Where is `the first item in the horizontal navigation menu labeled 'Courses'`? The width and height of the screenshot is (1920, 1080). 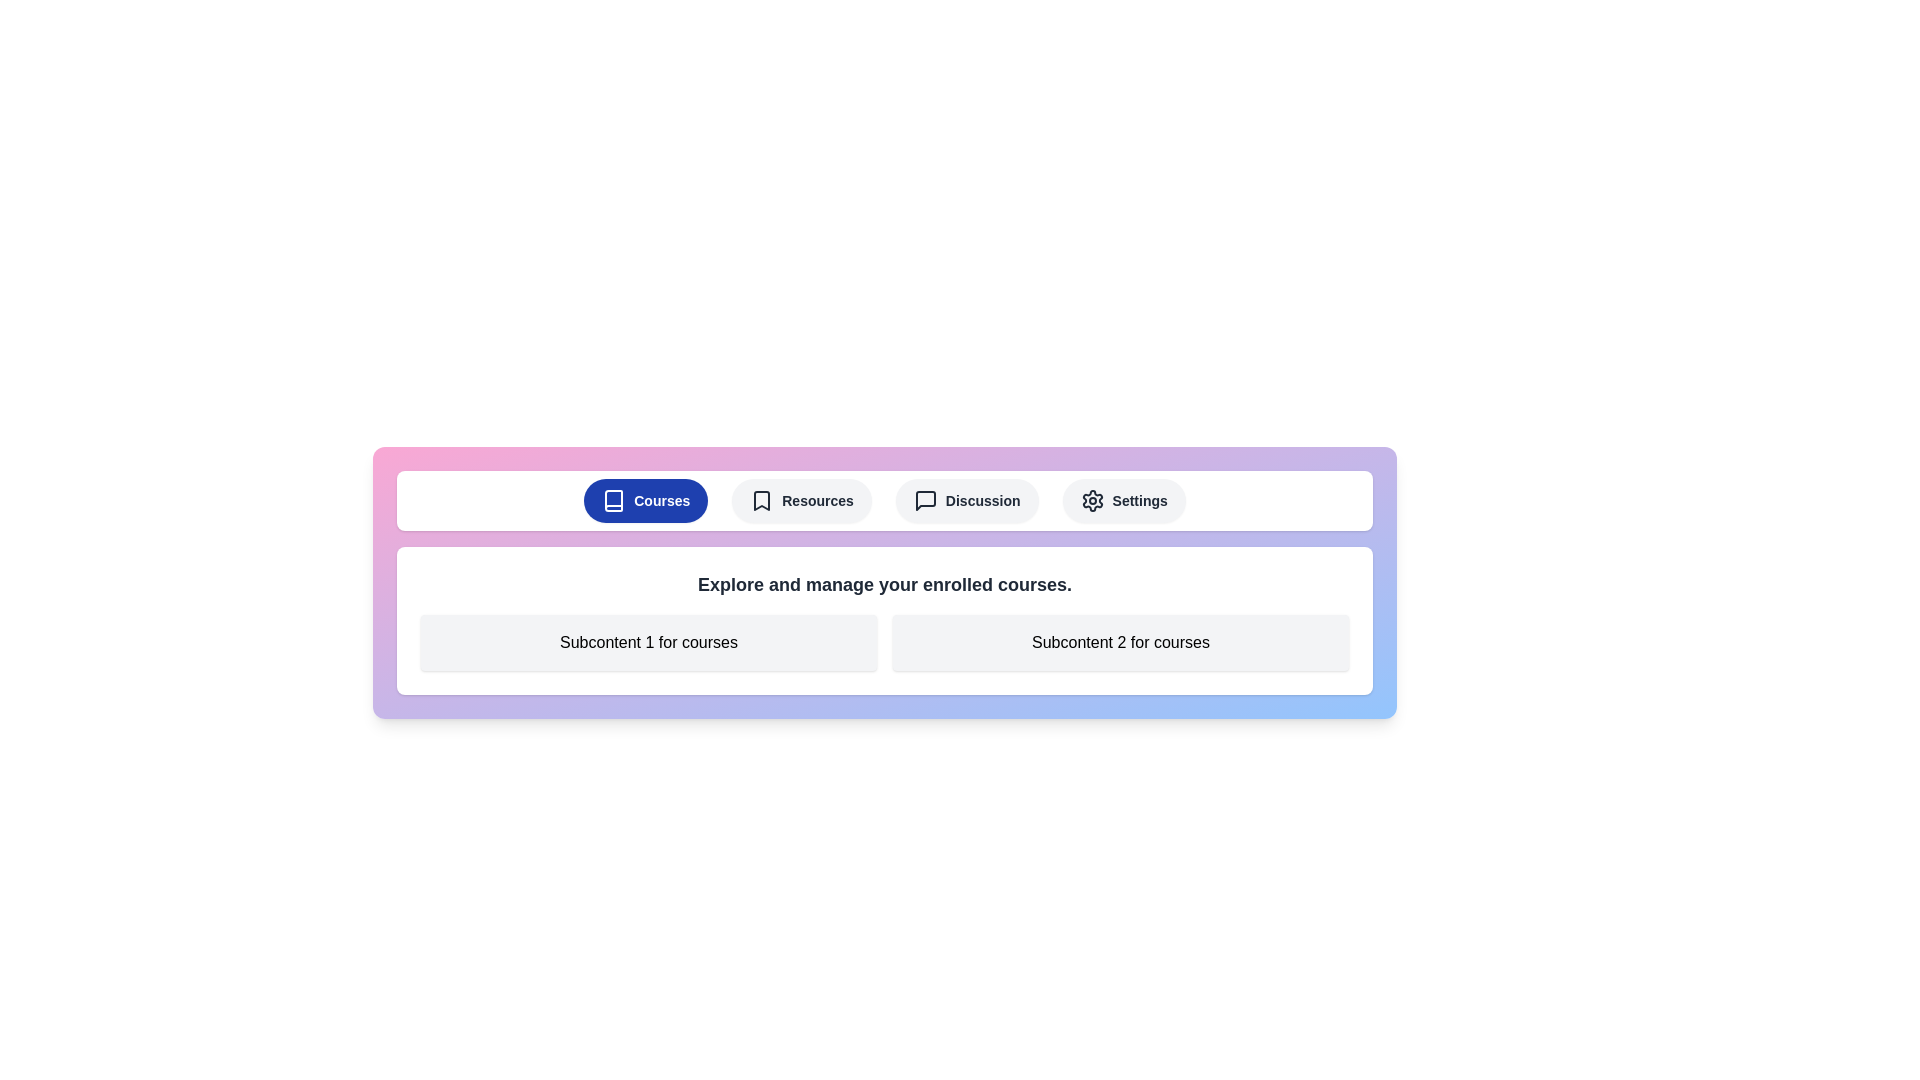 the first item in the horizontal navigation menu labeled 'Courses' is located at coordinates (883, 500).